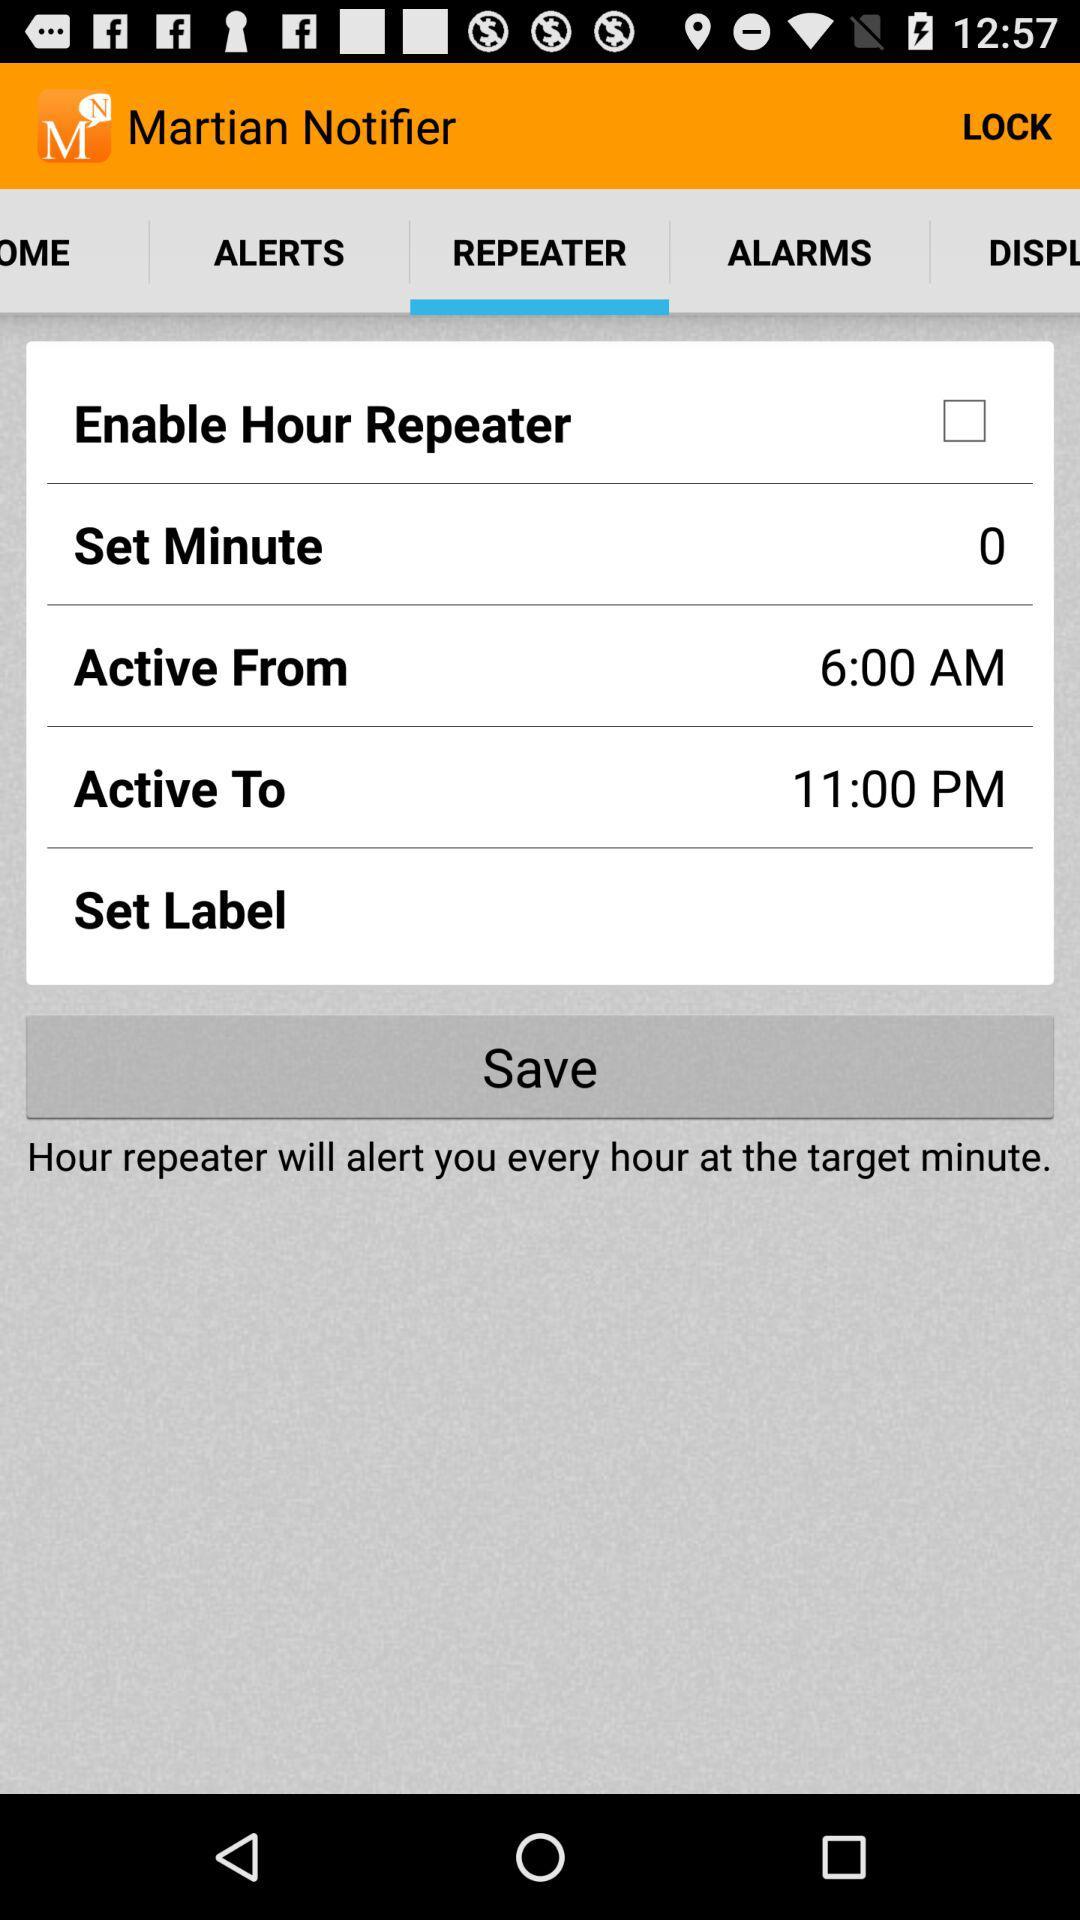  What do you see at coordinates (1006, 124) in the screenshot?
I see `icon next to the martian notifier item` at bounding box center [1006, 124].